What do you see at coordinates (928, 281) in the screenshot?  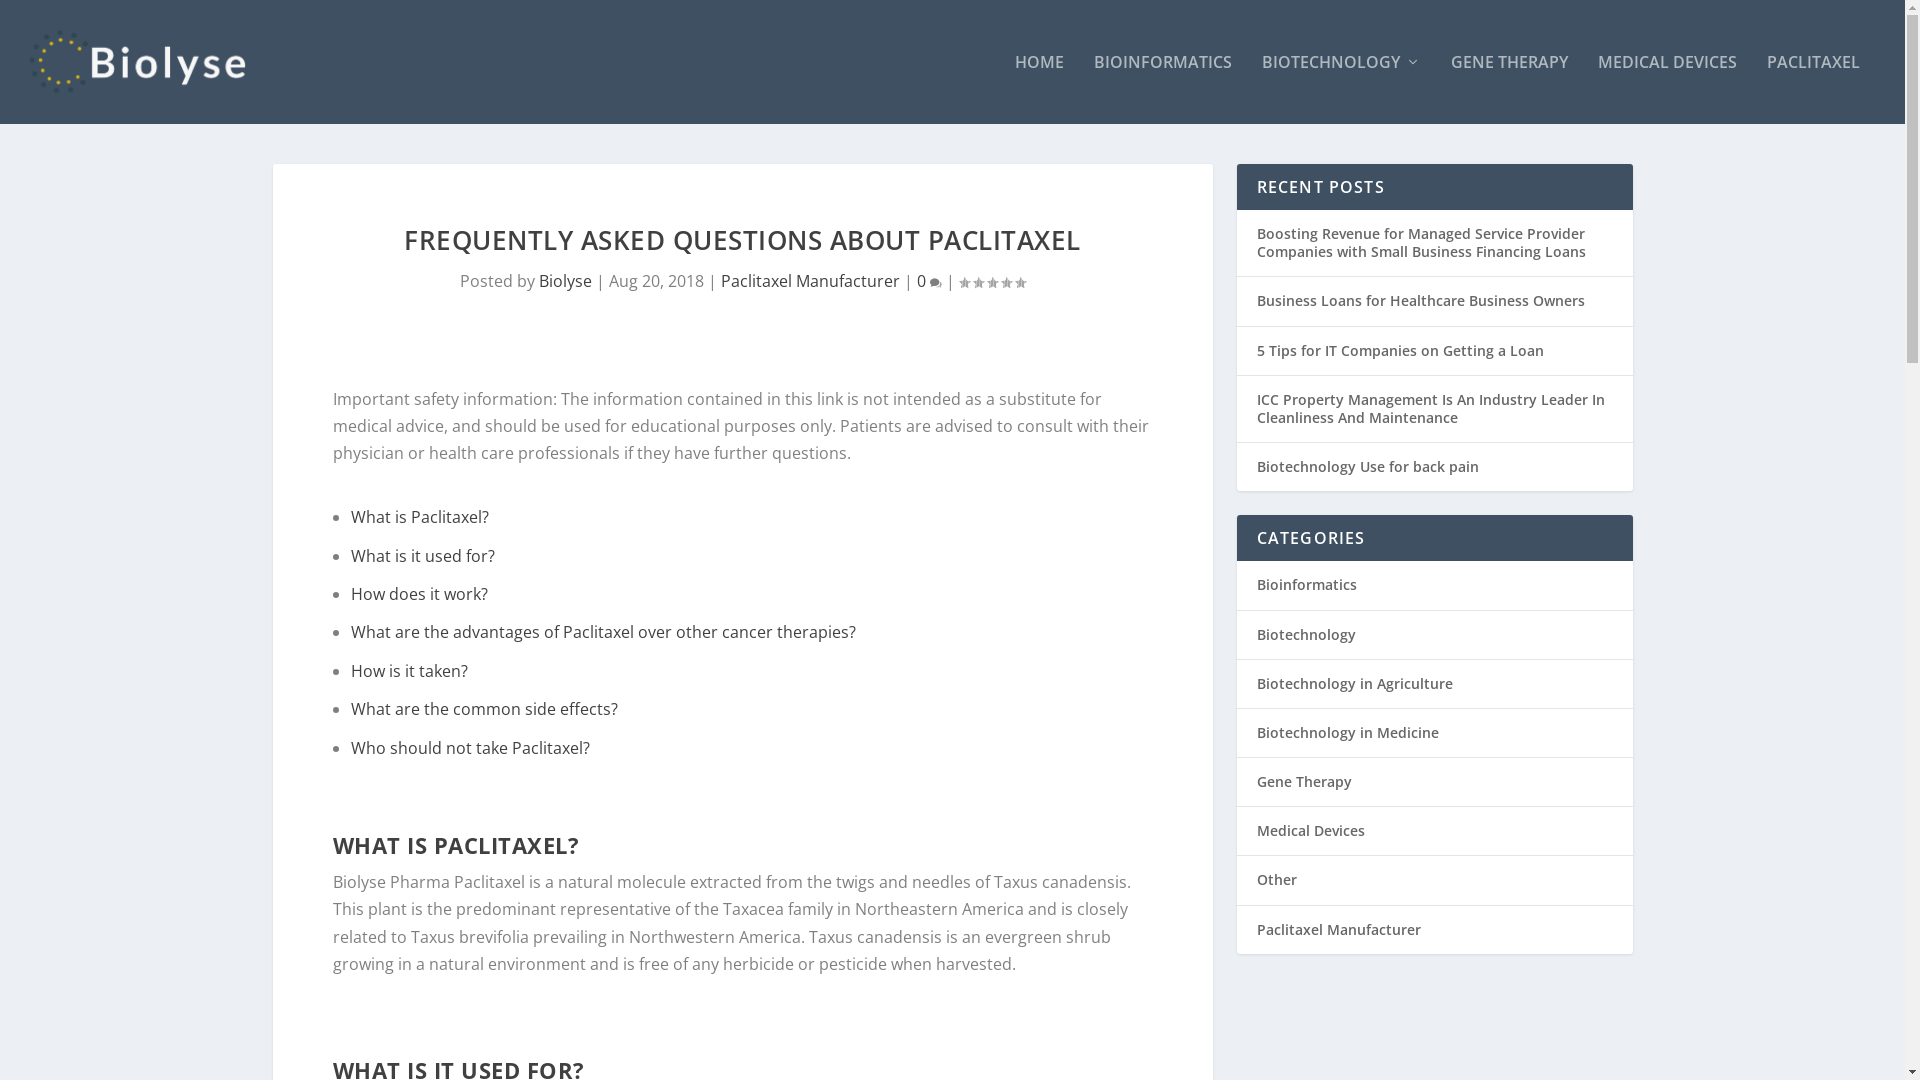 I see `'0'` at bounding box center [928, 281].